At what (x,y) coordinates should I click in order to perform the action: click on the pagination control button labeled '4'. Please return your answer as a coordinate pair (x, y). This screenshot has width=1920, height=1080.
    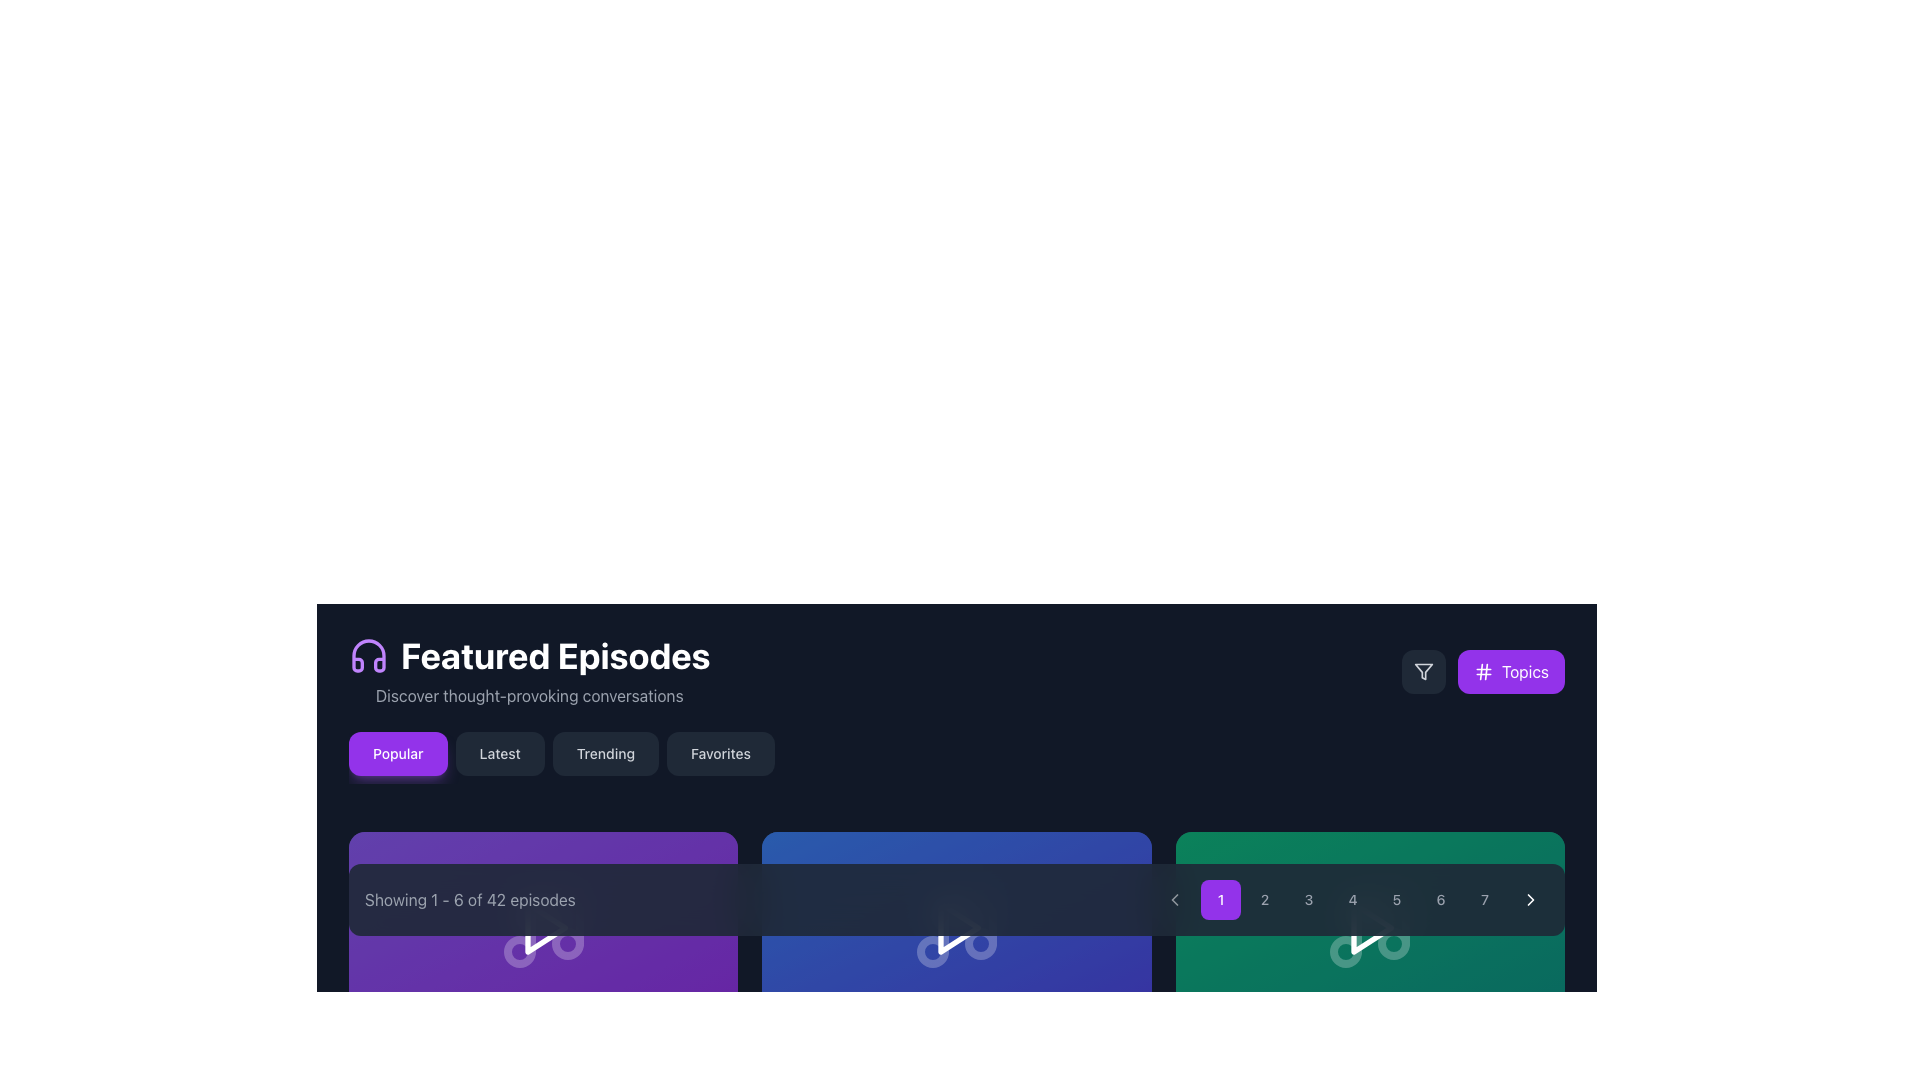
    Looking at the image, I should click on (1353, 898).